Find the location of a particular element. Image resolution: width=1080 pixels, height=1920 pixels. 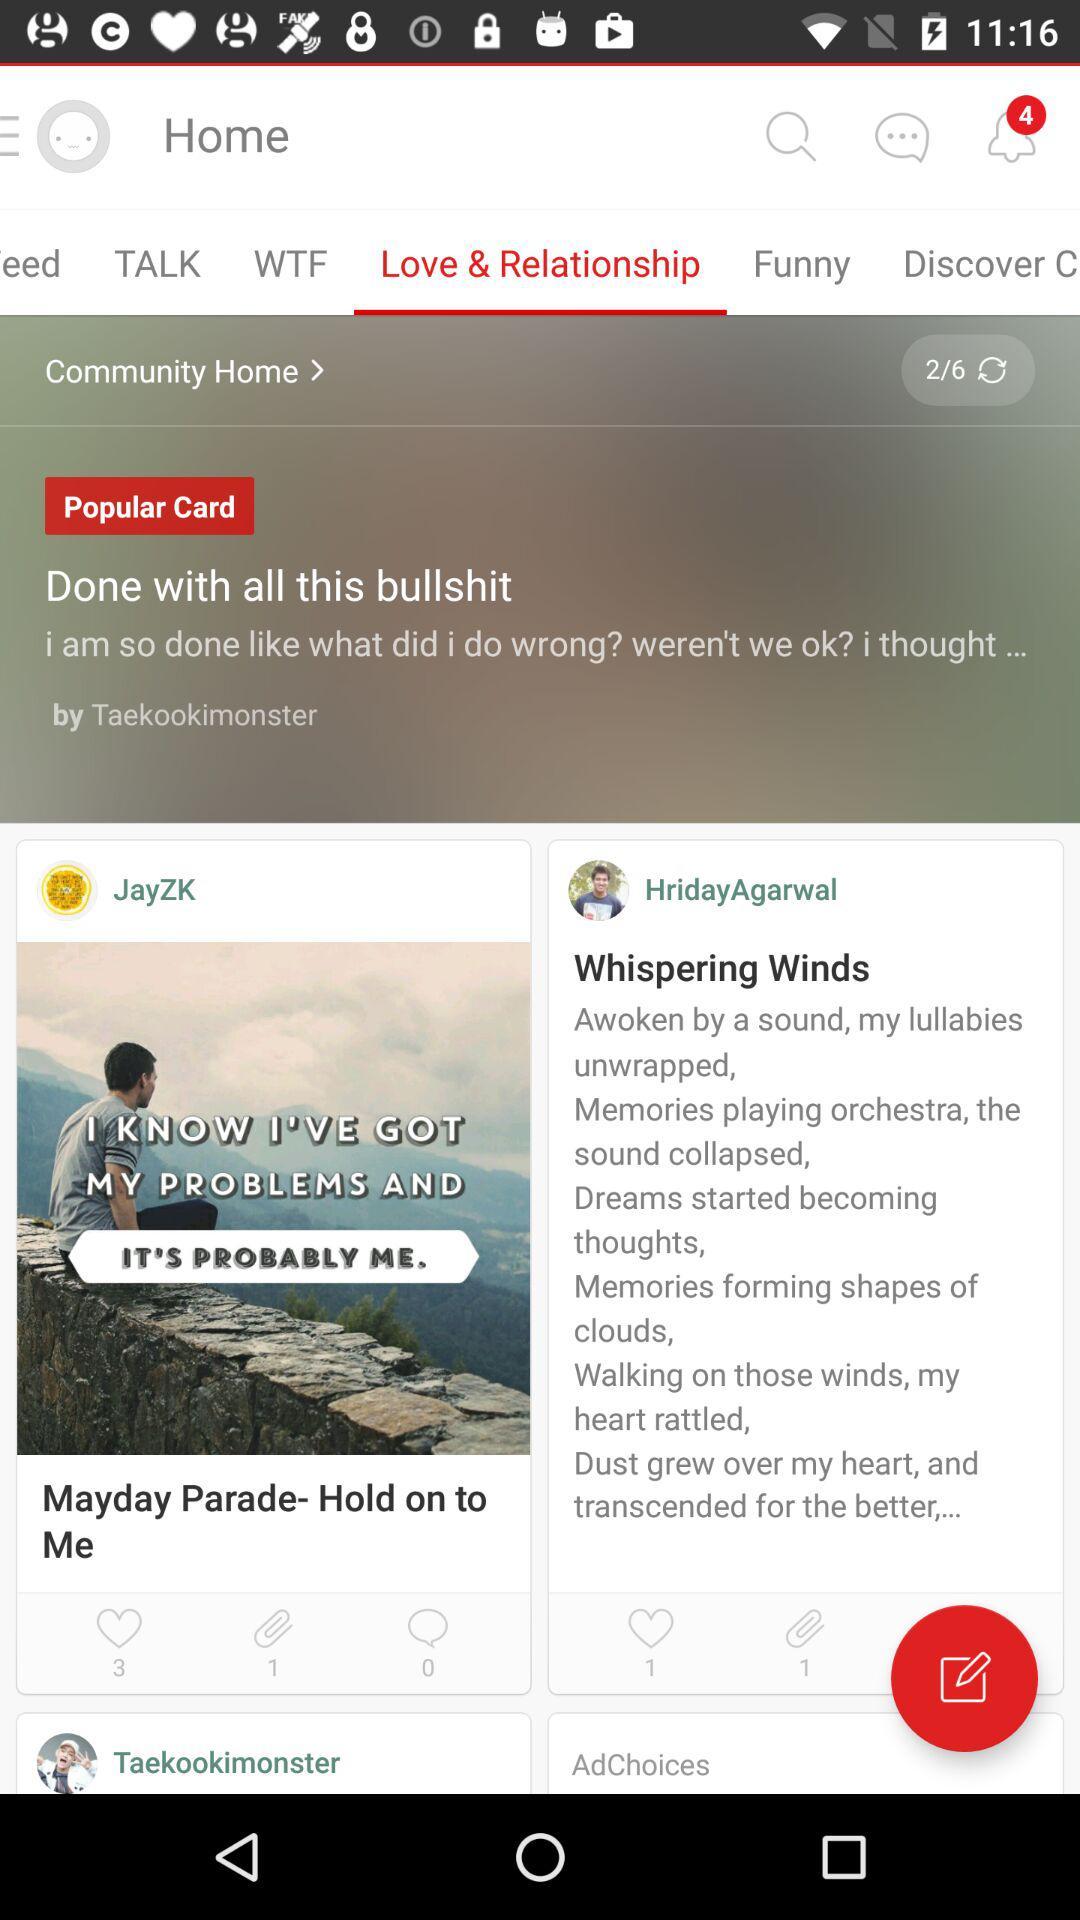

alerts is located at coordinates (1011, 135).